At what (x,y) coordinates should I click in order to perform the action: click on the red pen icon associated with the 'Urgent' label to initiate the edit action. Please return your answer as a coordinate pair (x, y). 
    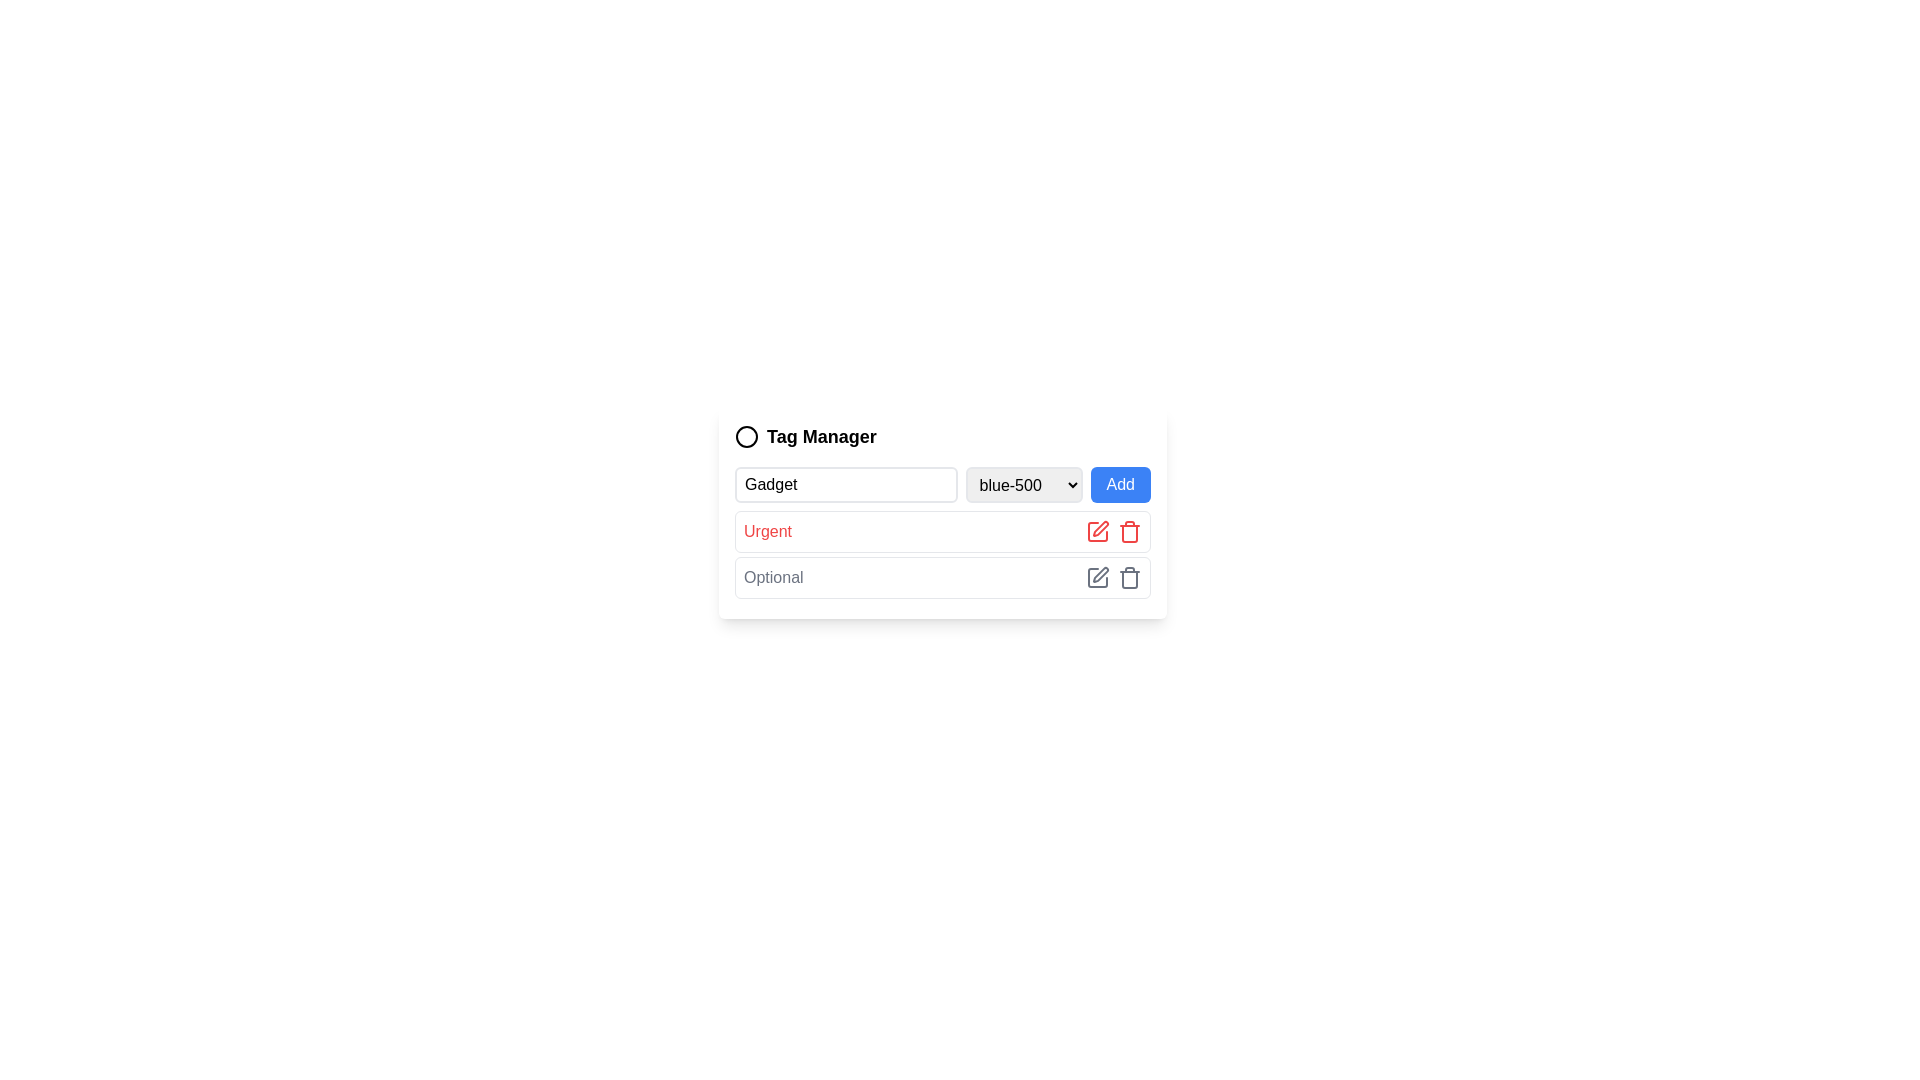
    Looking at the image, I should click on (1097, 531).